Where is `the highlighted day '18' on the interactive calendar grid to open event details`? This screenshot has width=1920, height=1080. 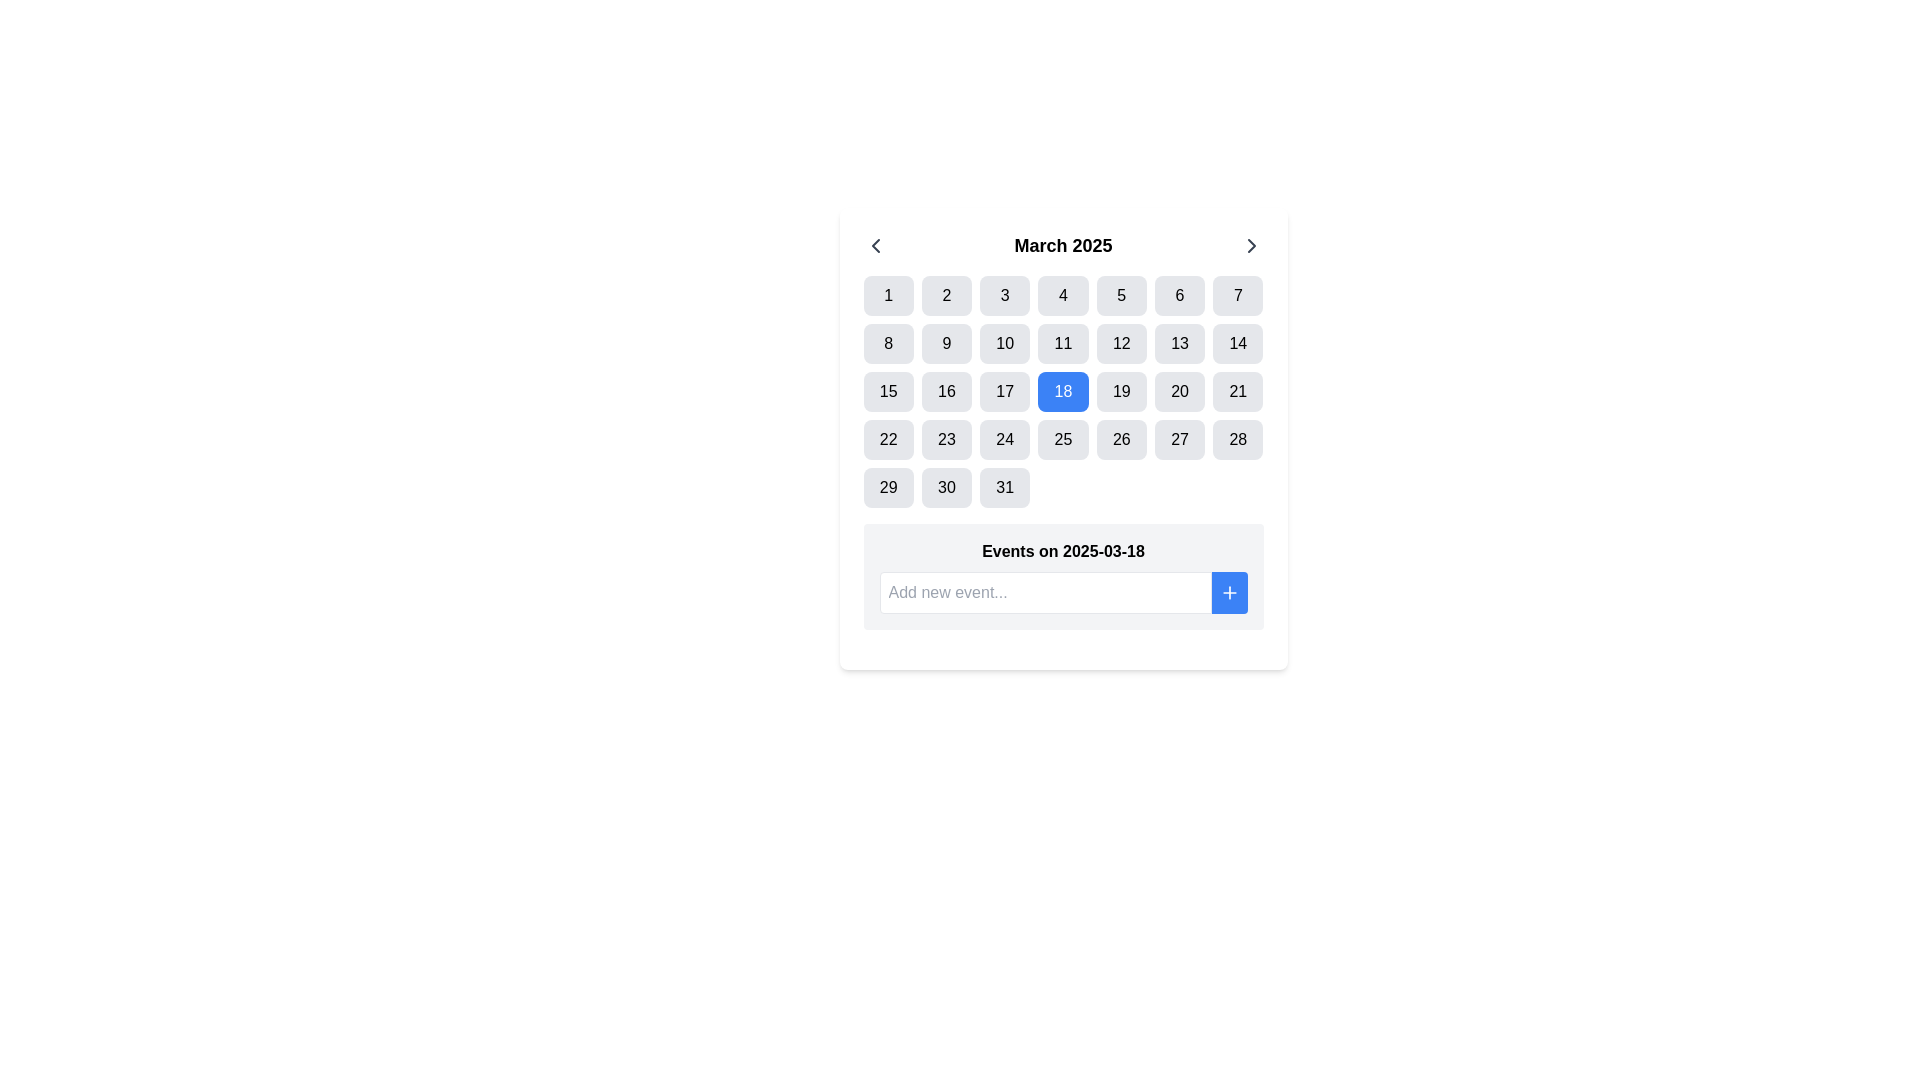
the highlighted day '18' on the interactive calendar grid to open event details is located at coordinates (1062, 392).